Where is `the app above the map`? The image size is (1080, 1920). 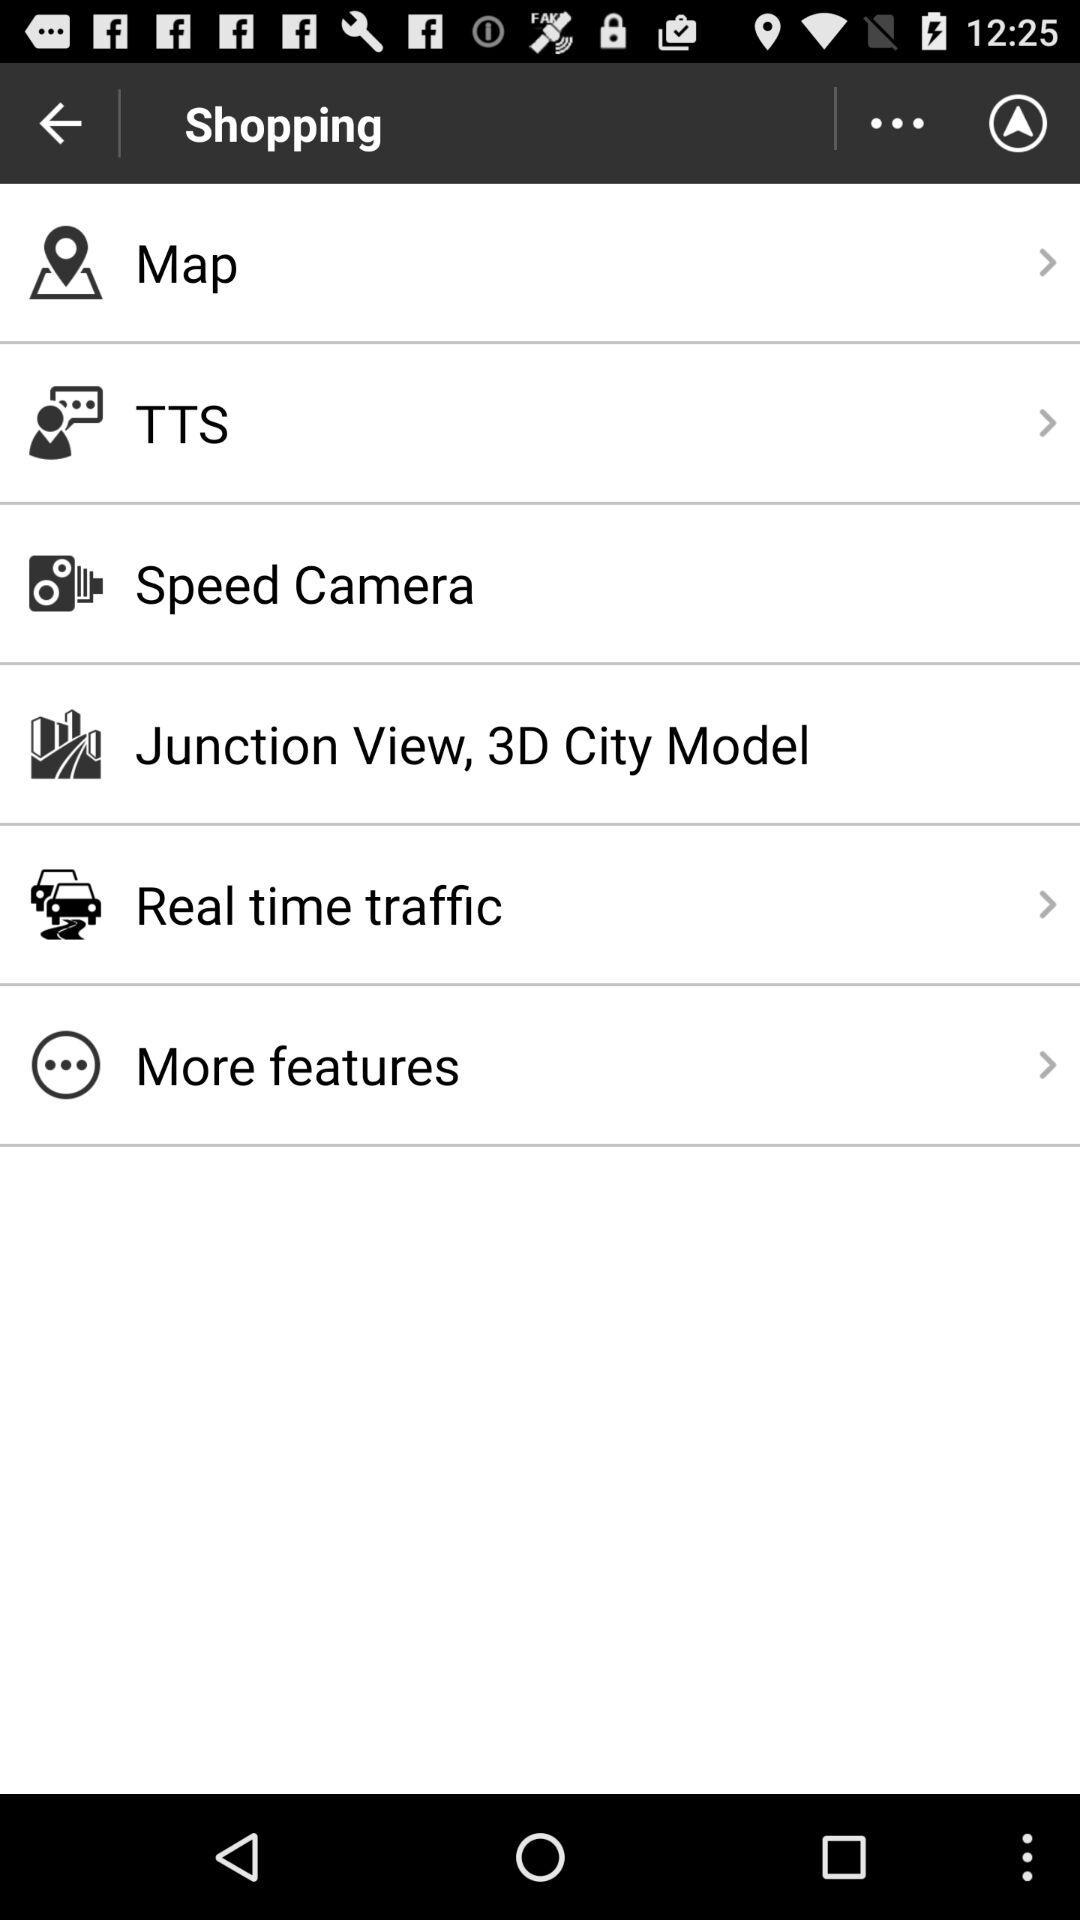 the app above the map is located at coordinates (896, 122).